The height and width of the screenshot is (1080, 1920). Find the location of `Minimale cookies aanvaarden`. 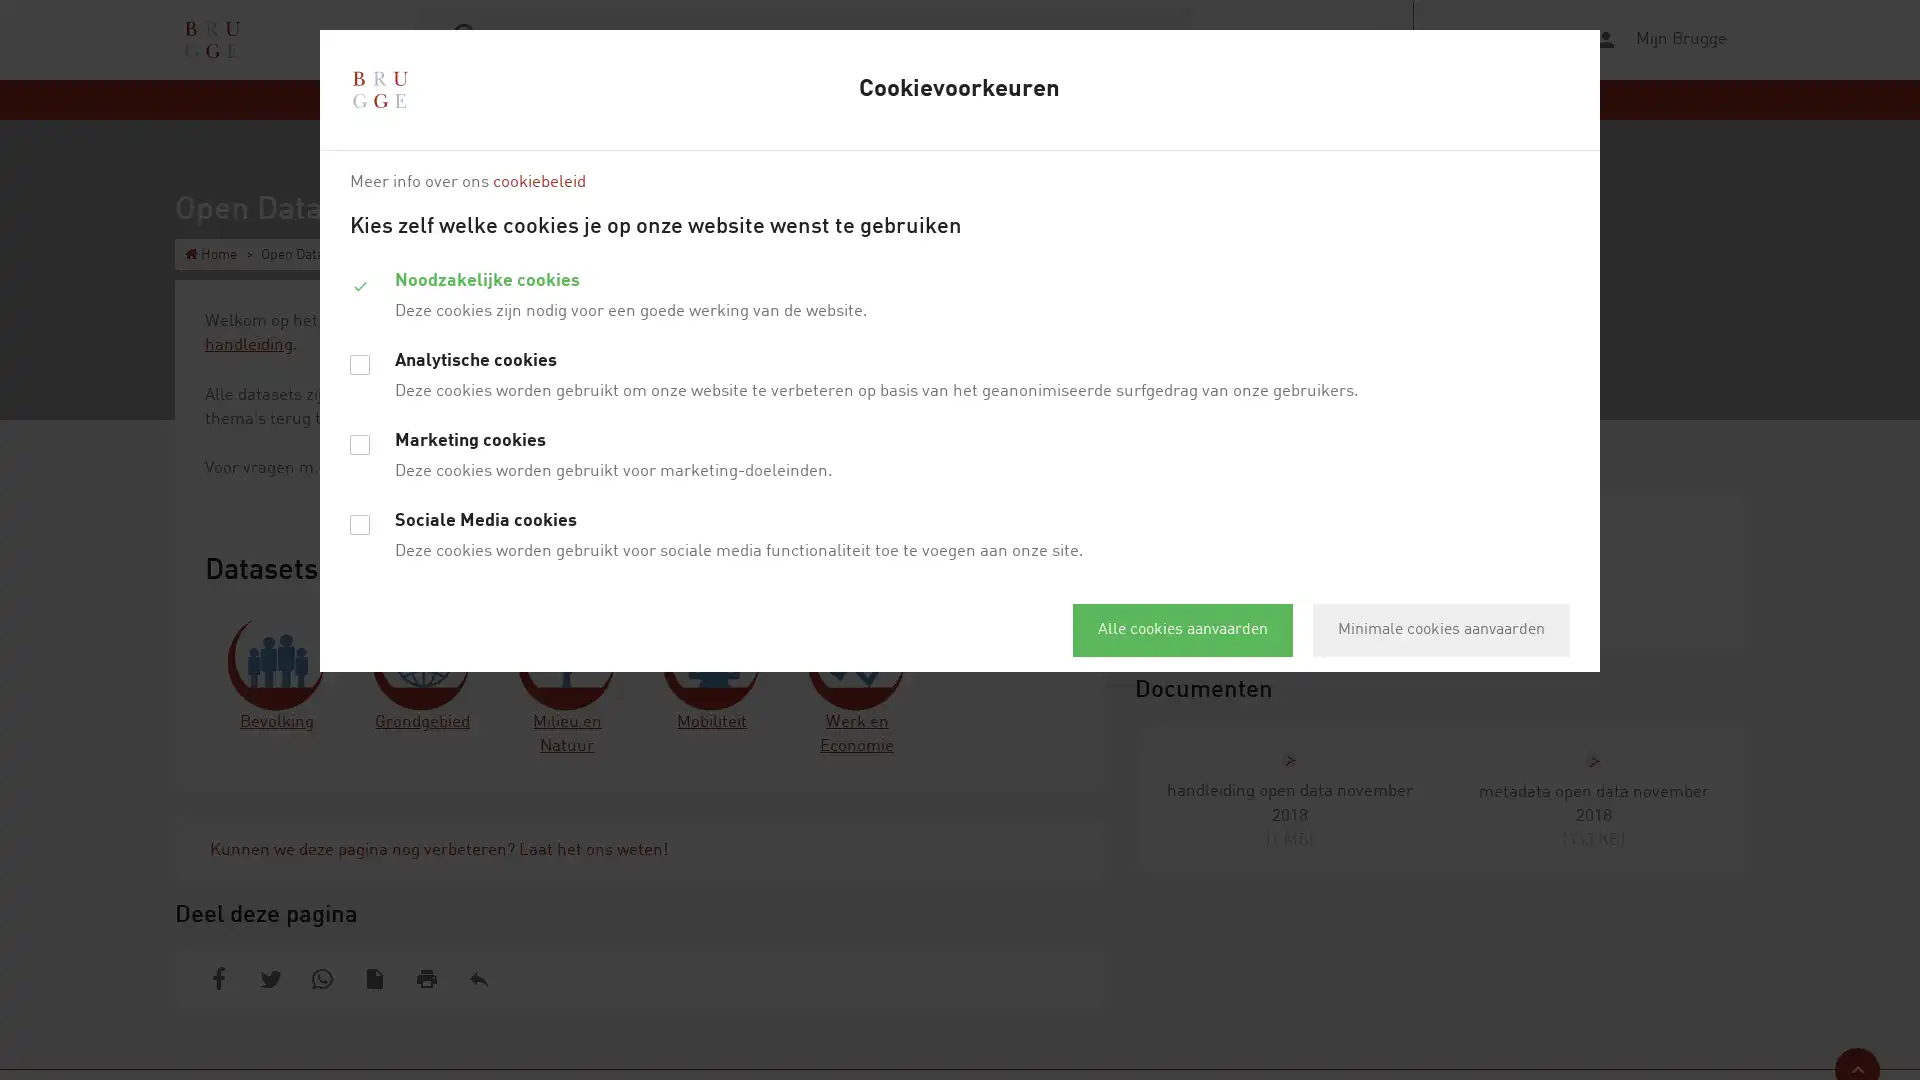

Minimale cookies aanvaarden is located at coordinates (1440, 630).